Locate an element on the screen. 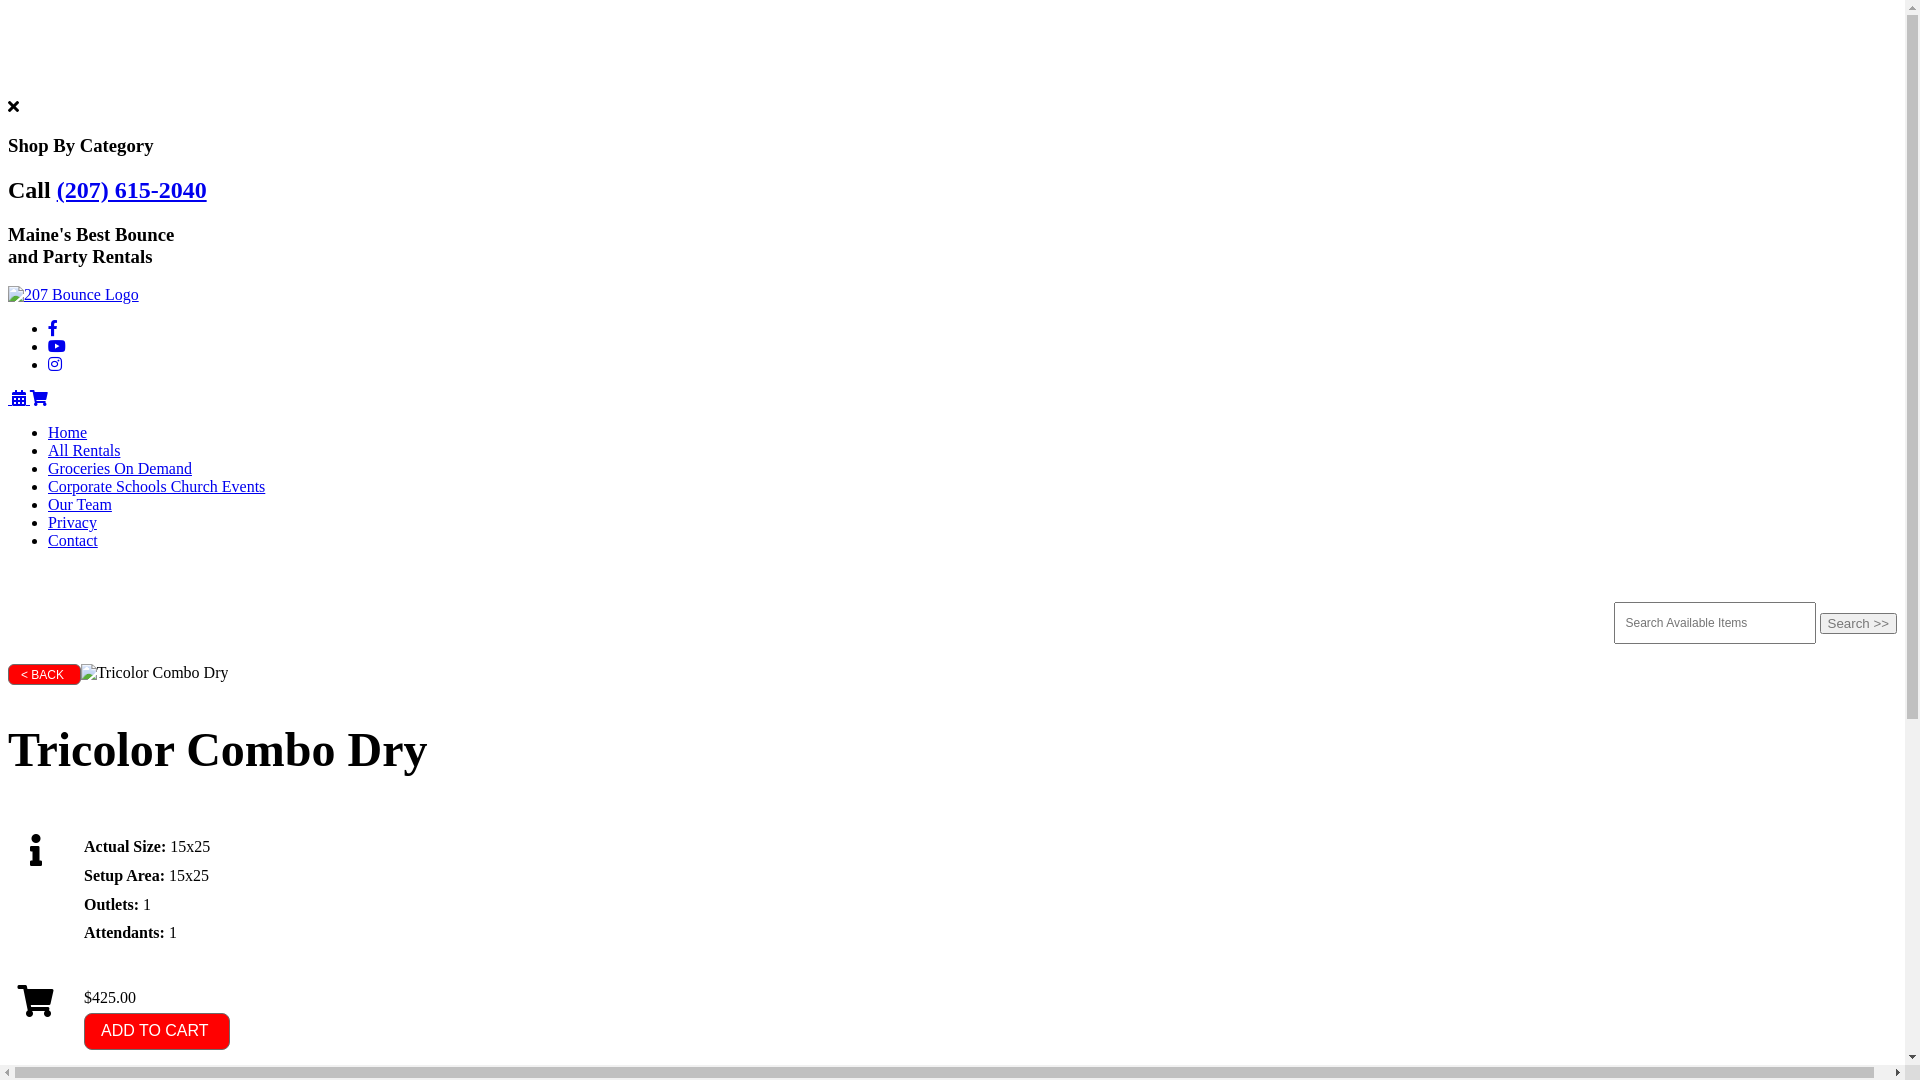  'Corporate Schools Church Events' is located at coordinates (155, 486).